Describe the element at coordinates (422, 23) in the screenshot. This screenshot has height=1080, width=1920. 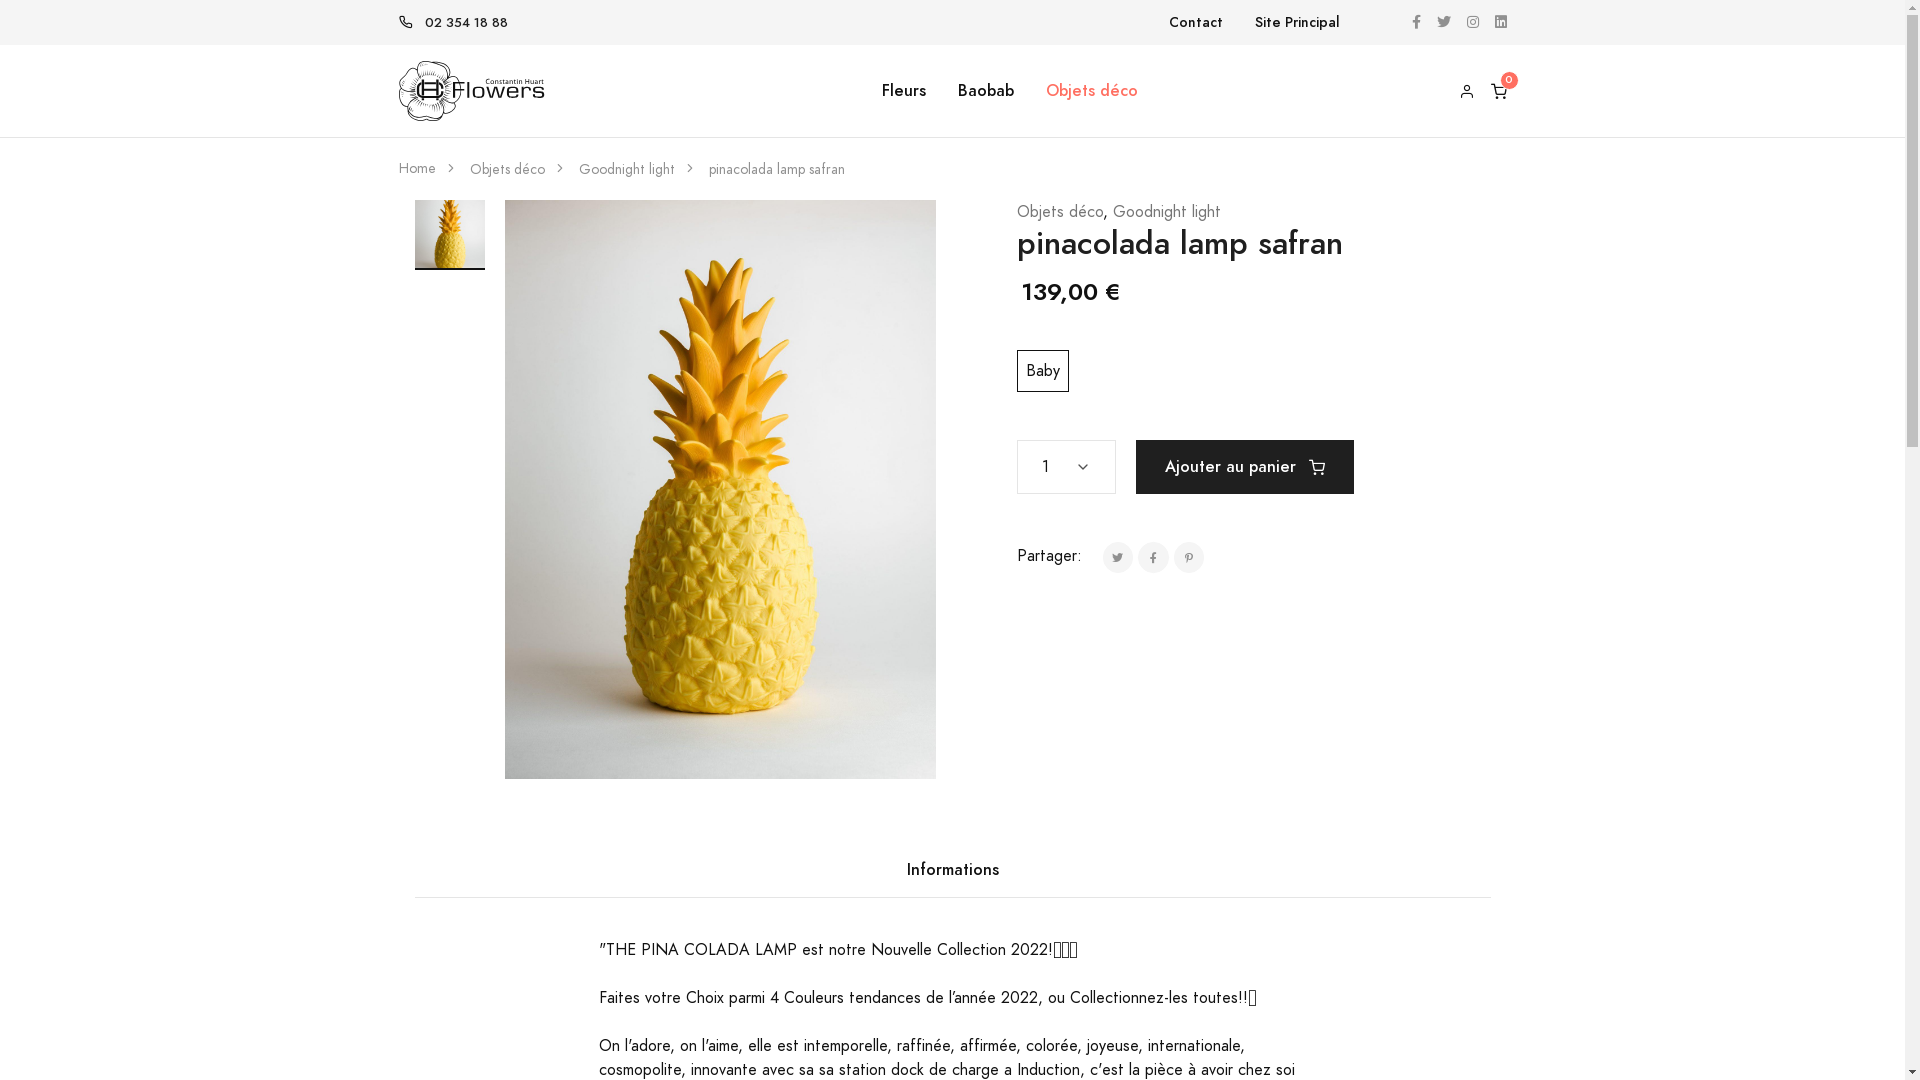
I see `'02 354 18 88'` at that location.